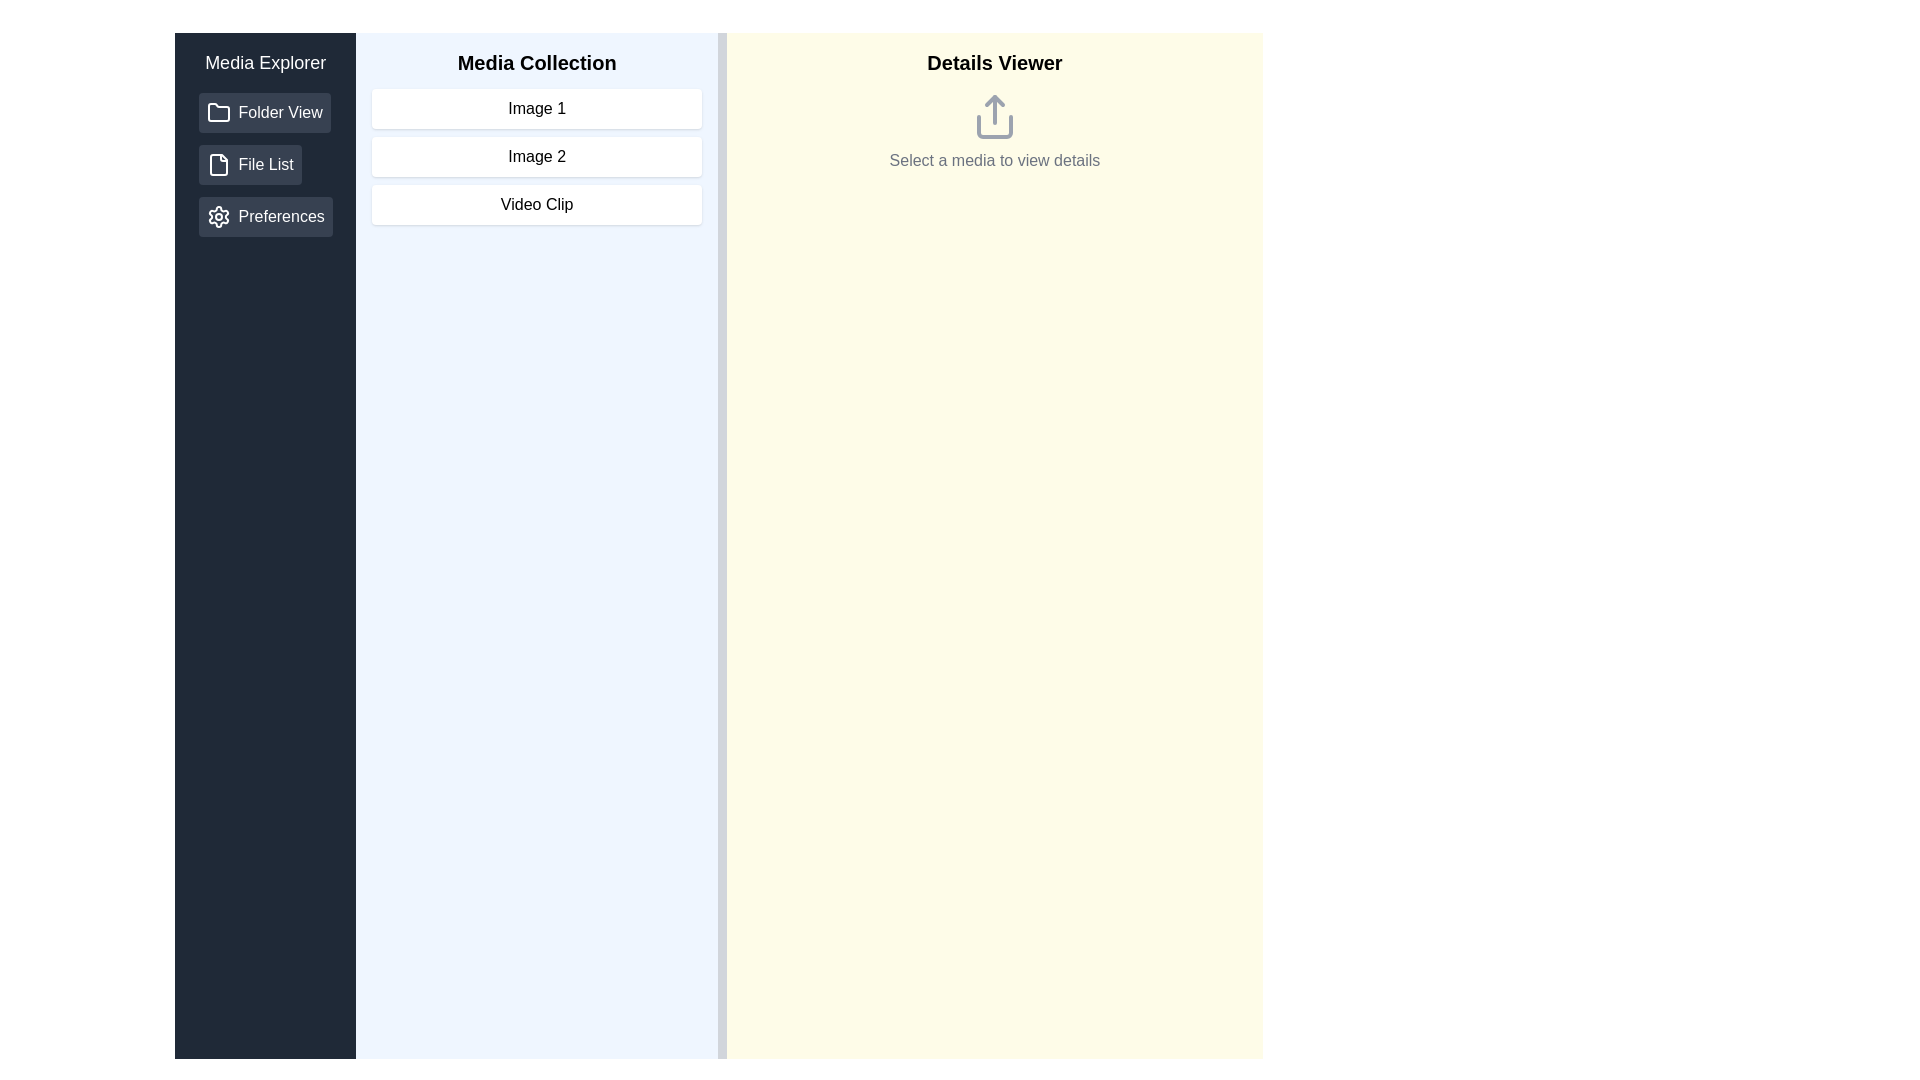  What do you see at coordinates (994, 132) in the screenshot?
I see `the decorative icon and static instruction text located in the top-middle portion of the 'Details Viewer' section, positioned below the section title 'Details Viewer'` at bounding box center [994, 132].